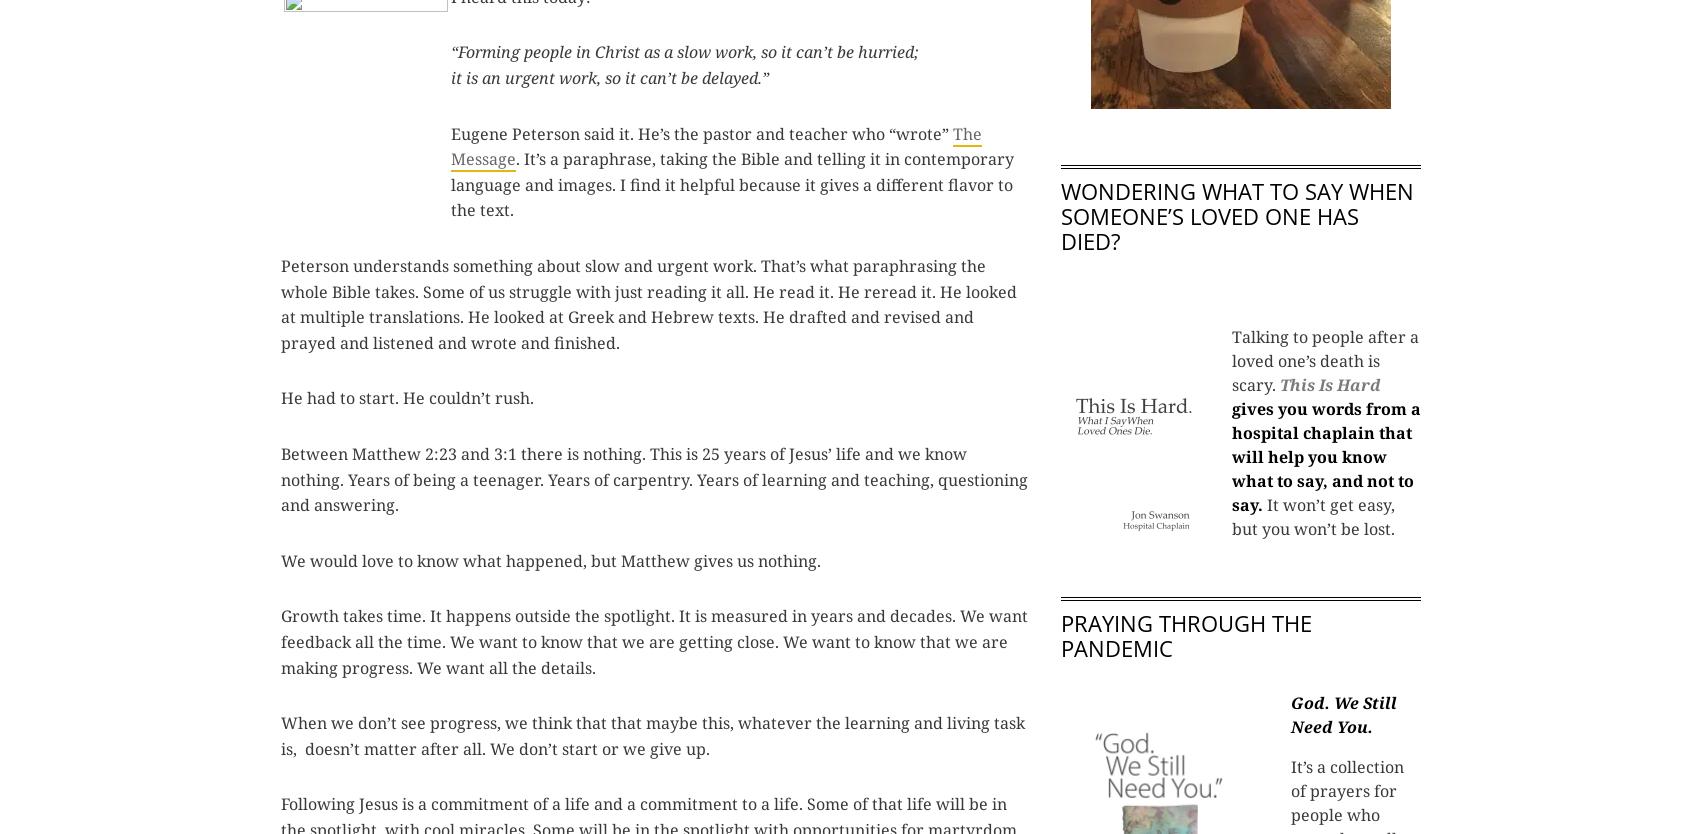 This screenshot has width=1702, height=834. What do you see at coordinates (1343, 714) in the screenshot?
I see `'God. We Still Need You.'` at bounding box center [1343, 714].